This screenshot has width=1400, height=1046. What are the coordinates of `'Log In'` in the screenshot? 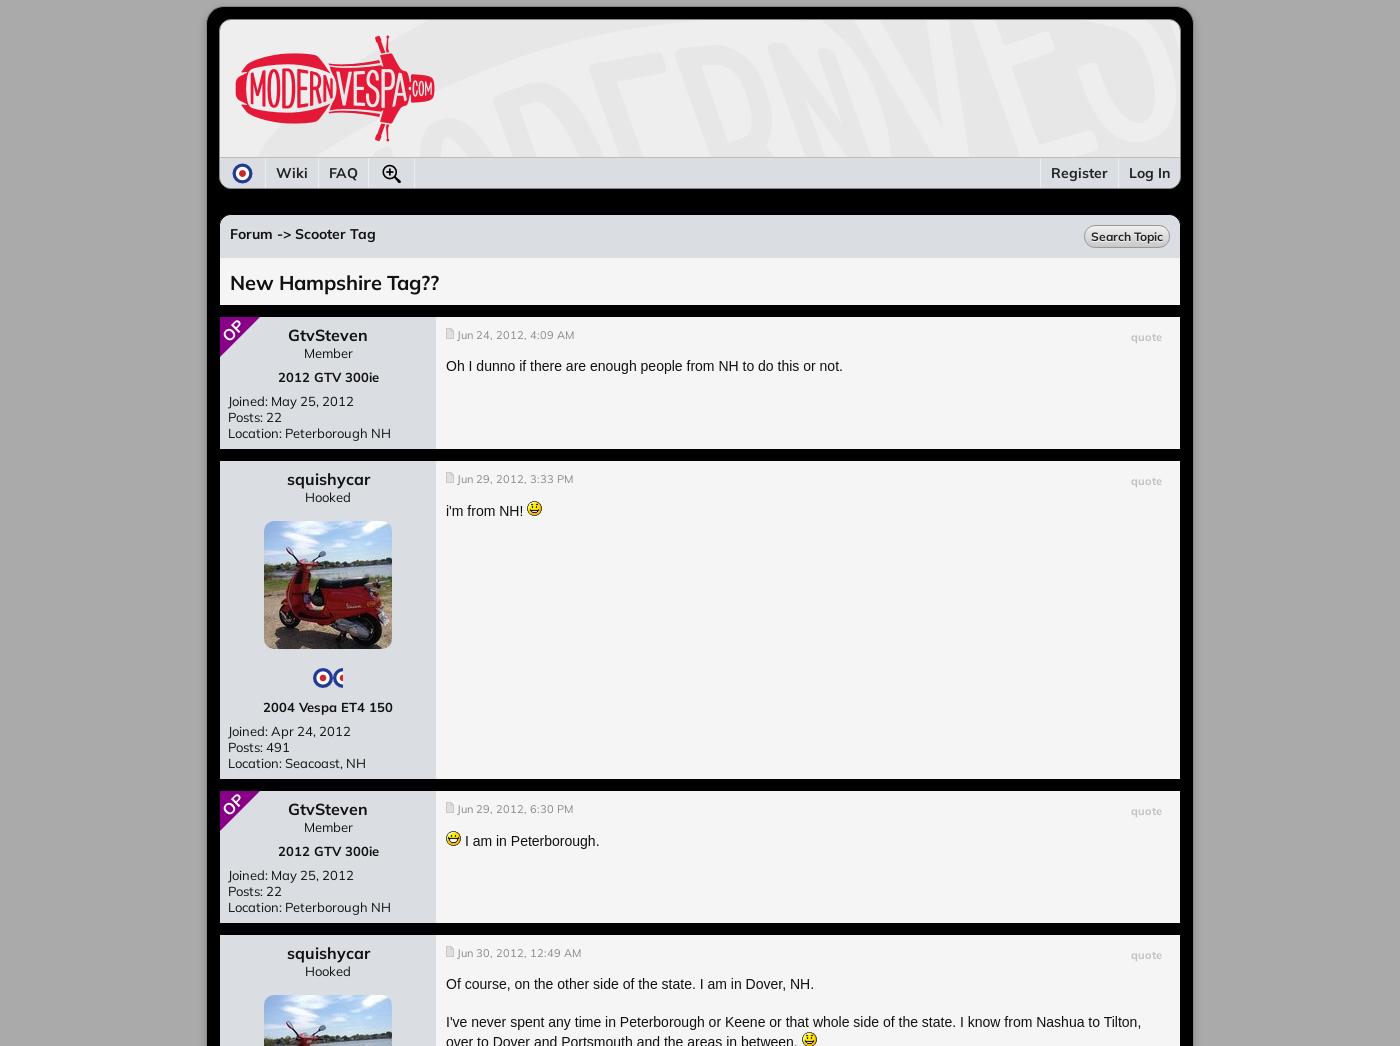 It's located at (1149, 173).